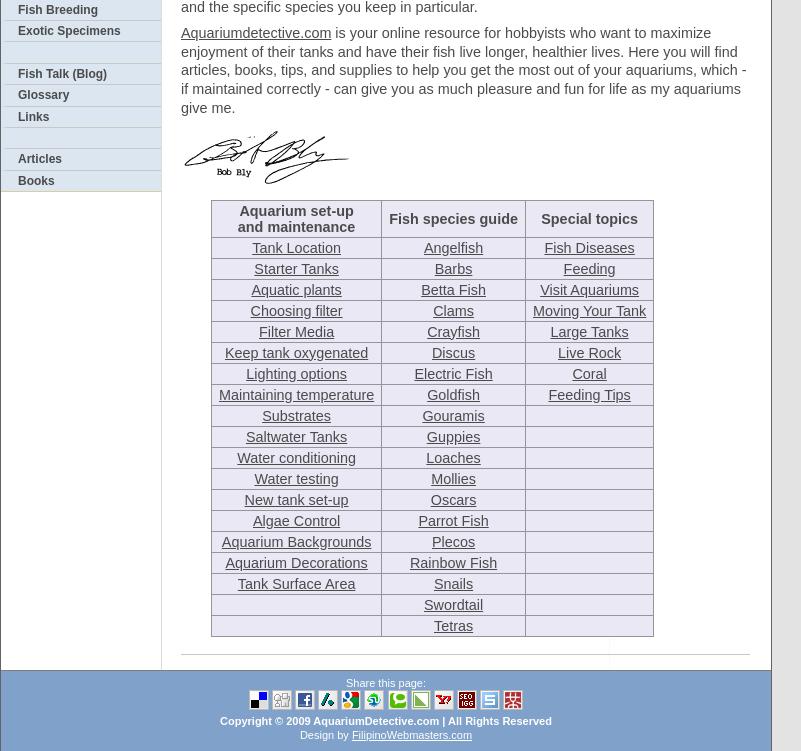 The width and height of the screenshot is (801, 751). What do you see at coordinates (295, 414) in the screenshot?
I see `'Substrates'` at bounding box center [295, 414].